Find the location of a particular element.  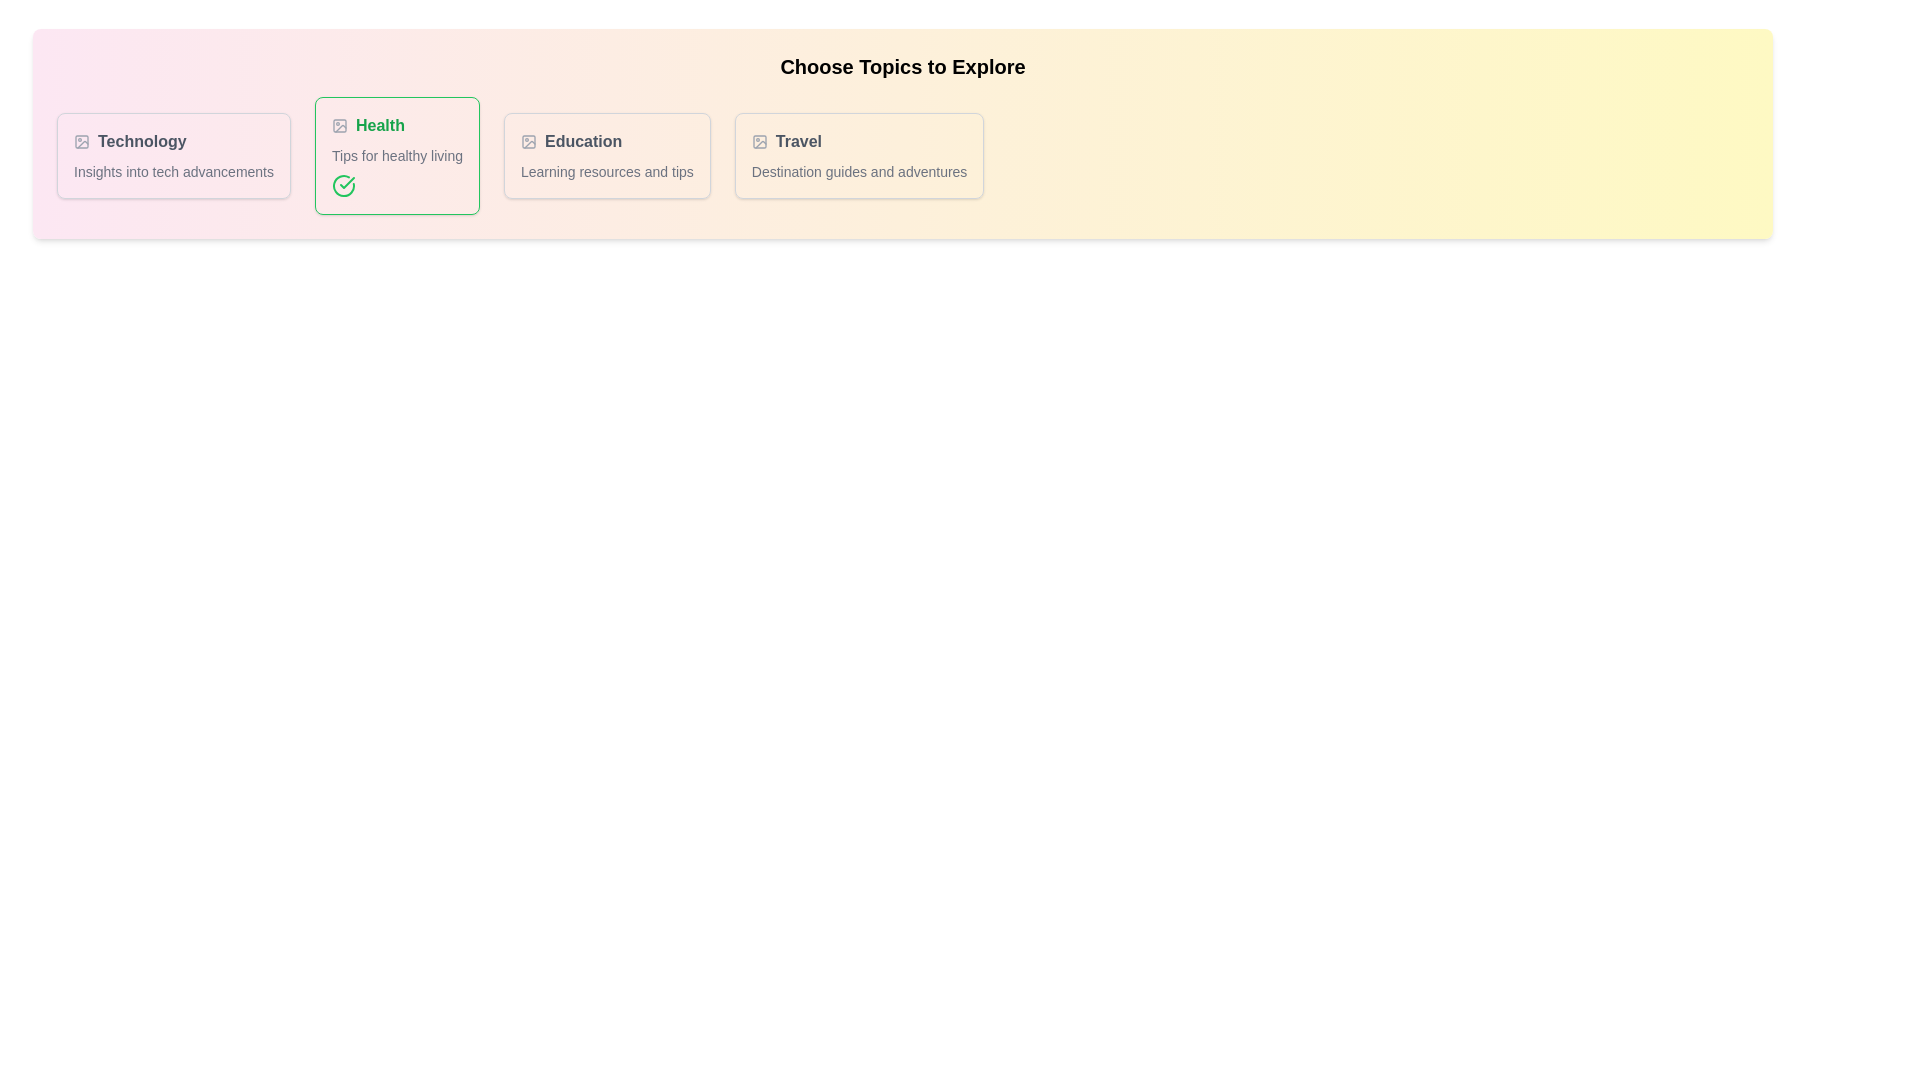

the tag labeled Technology to reveal its additional context is located at coordinates (173, 141).